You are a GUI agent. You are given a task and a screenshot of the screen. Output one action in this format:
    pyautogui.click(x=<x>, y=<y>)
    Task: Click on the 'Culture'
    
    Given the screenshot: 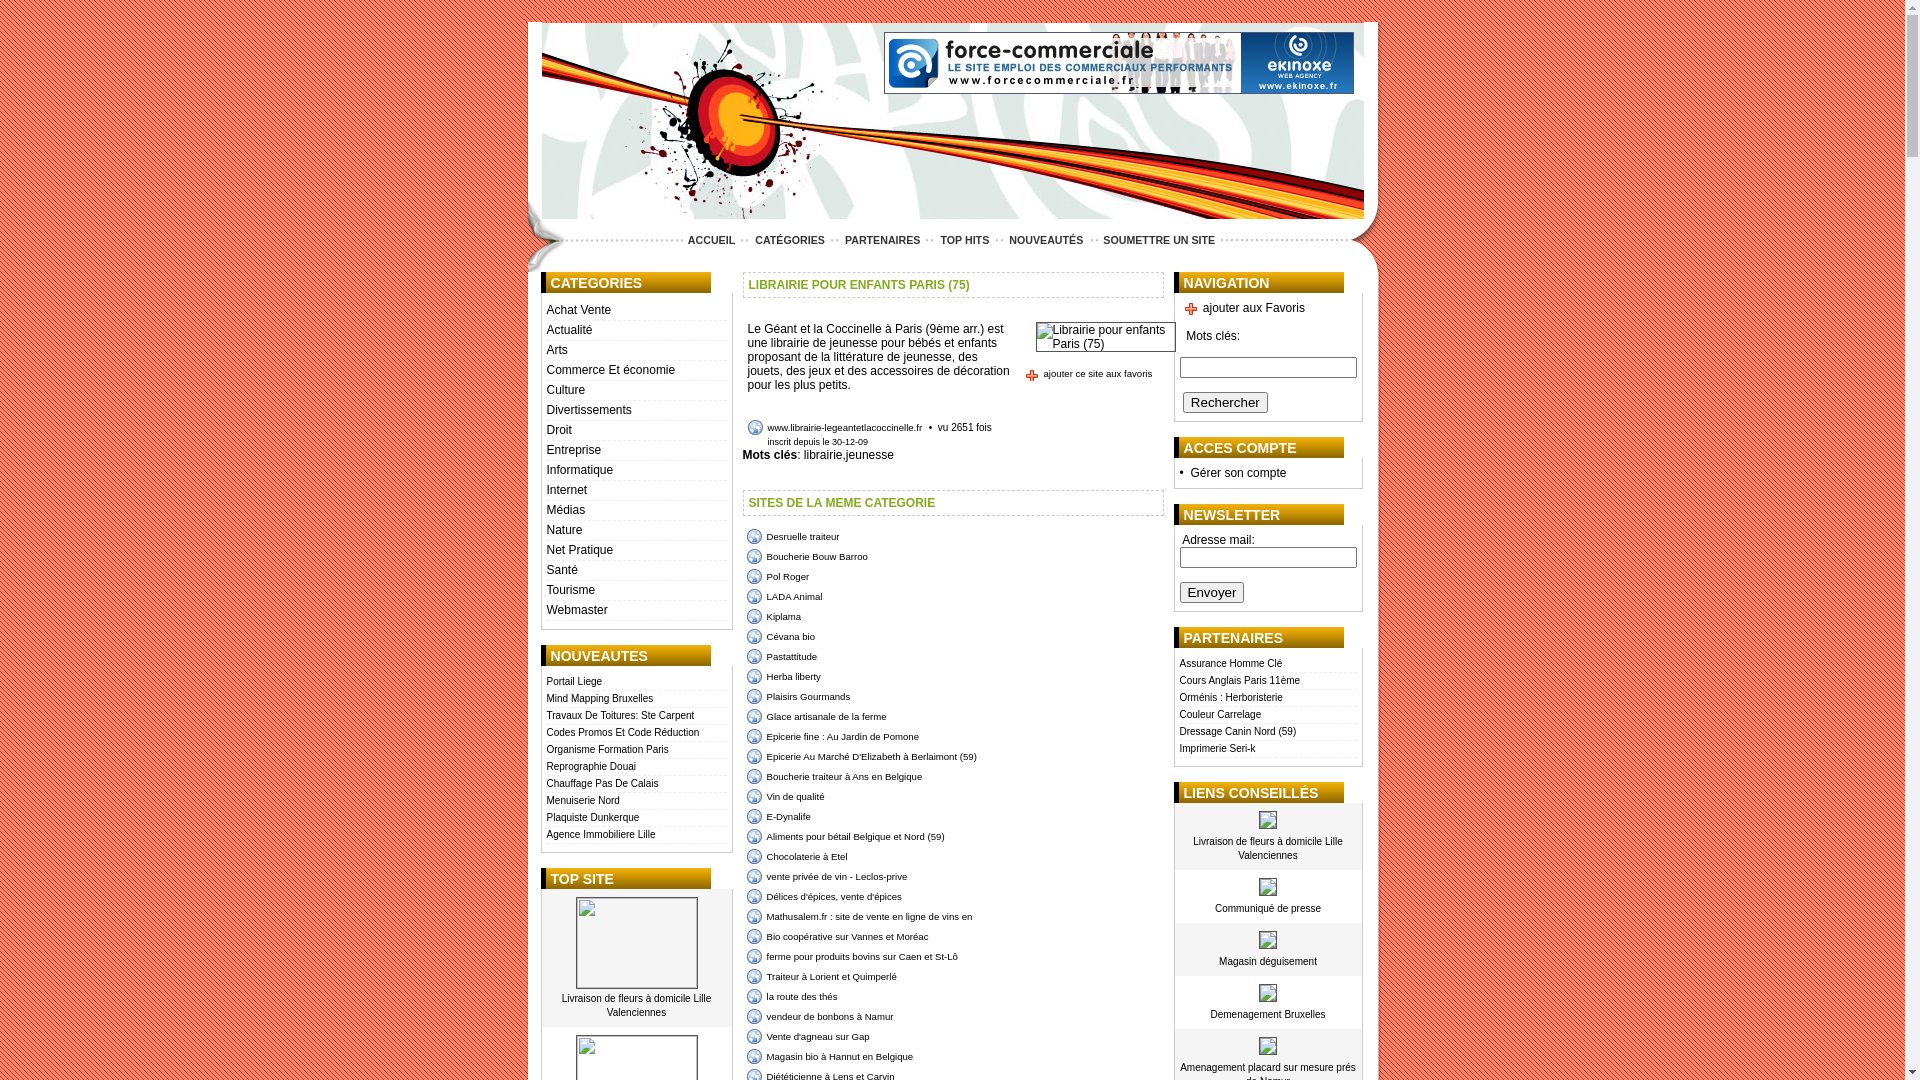 What is the action you would take?
    pyautogui.click(x=634, y=390)
    